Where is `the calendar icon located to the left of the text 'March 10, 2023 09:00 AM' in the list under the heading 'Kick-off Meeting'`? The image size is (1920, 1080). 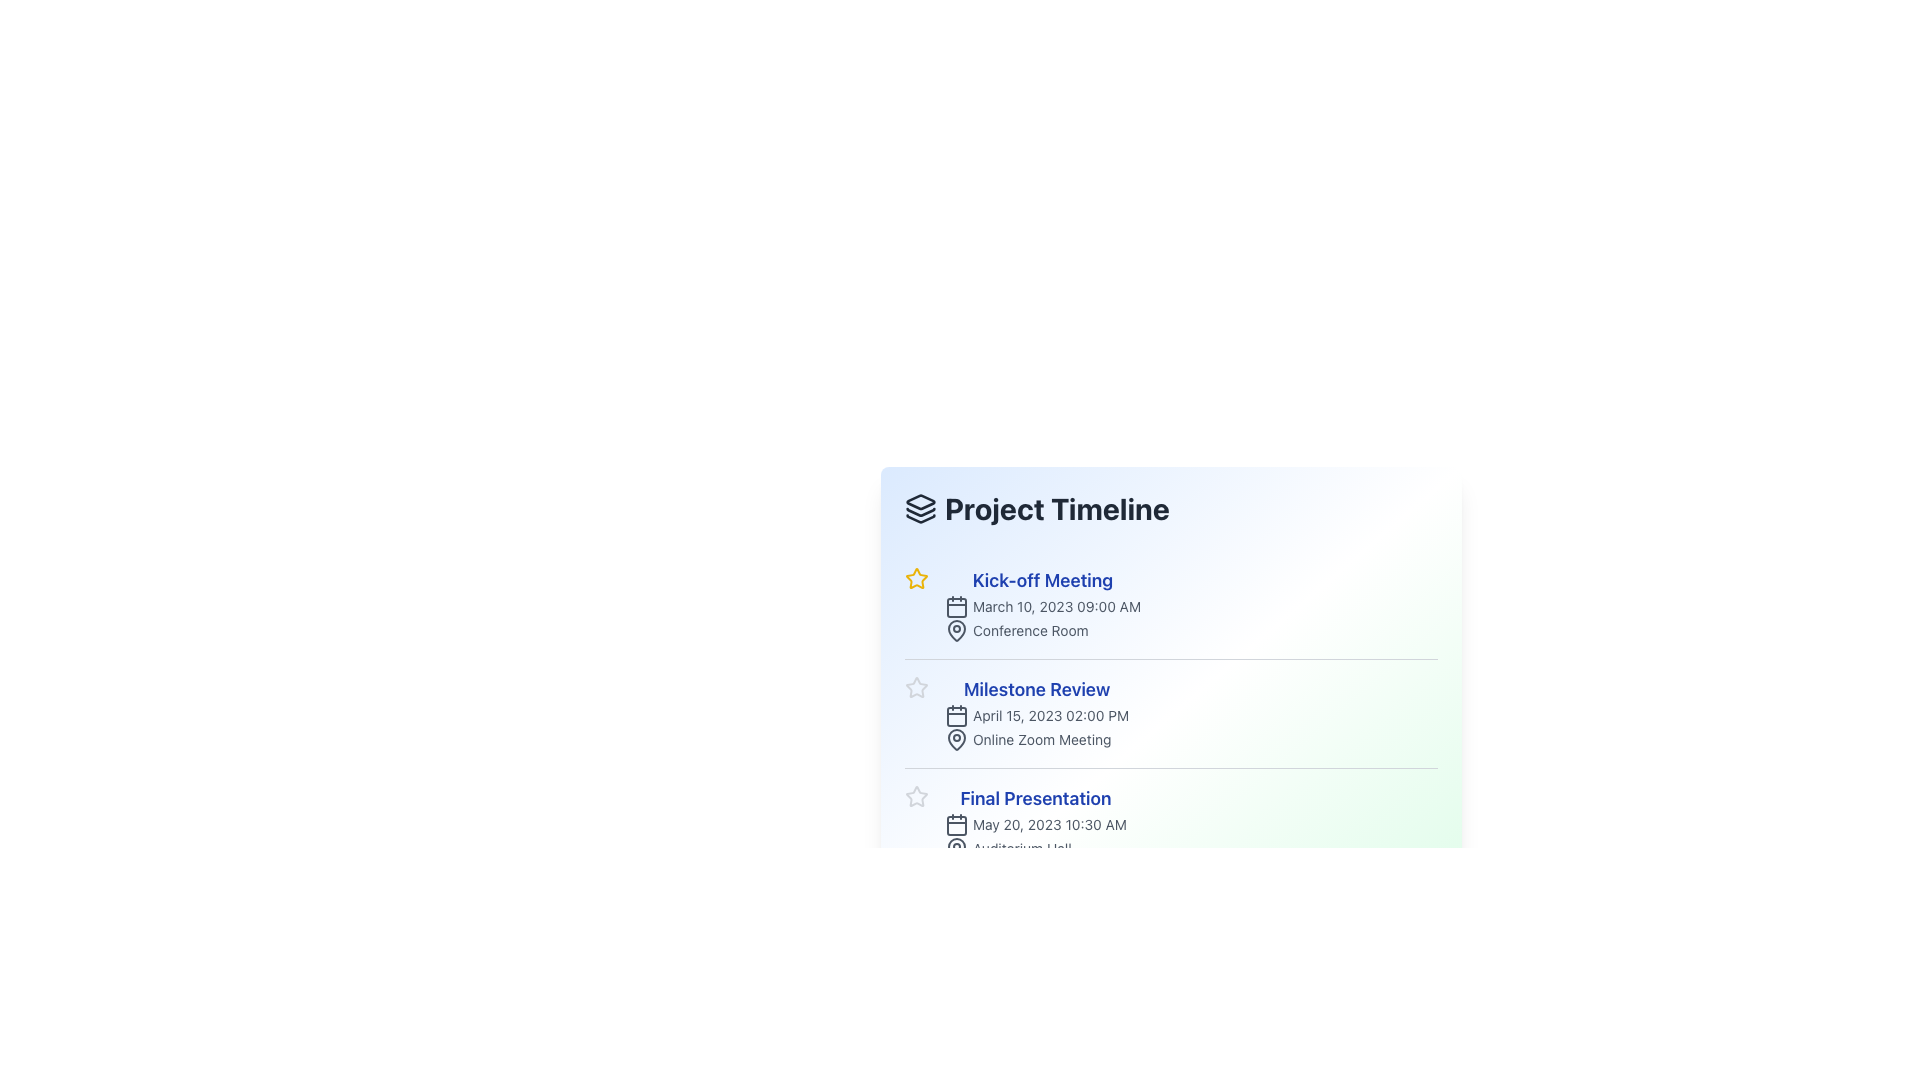
the calendar icon located to the left of the text 'March 10, 2023 09:00 AM' in the list under the heading 'Kick-off Meeting' is located at coordinates (955, 605).